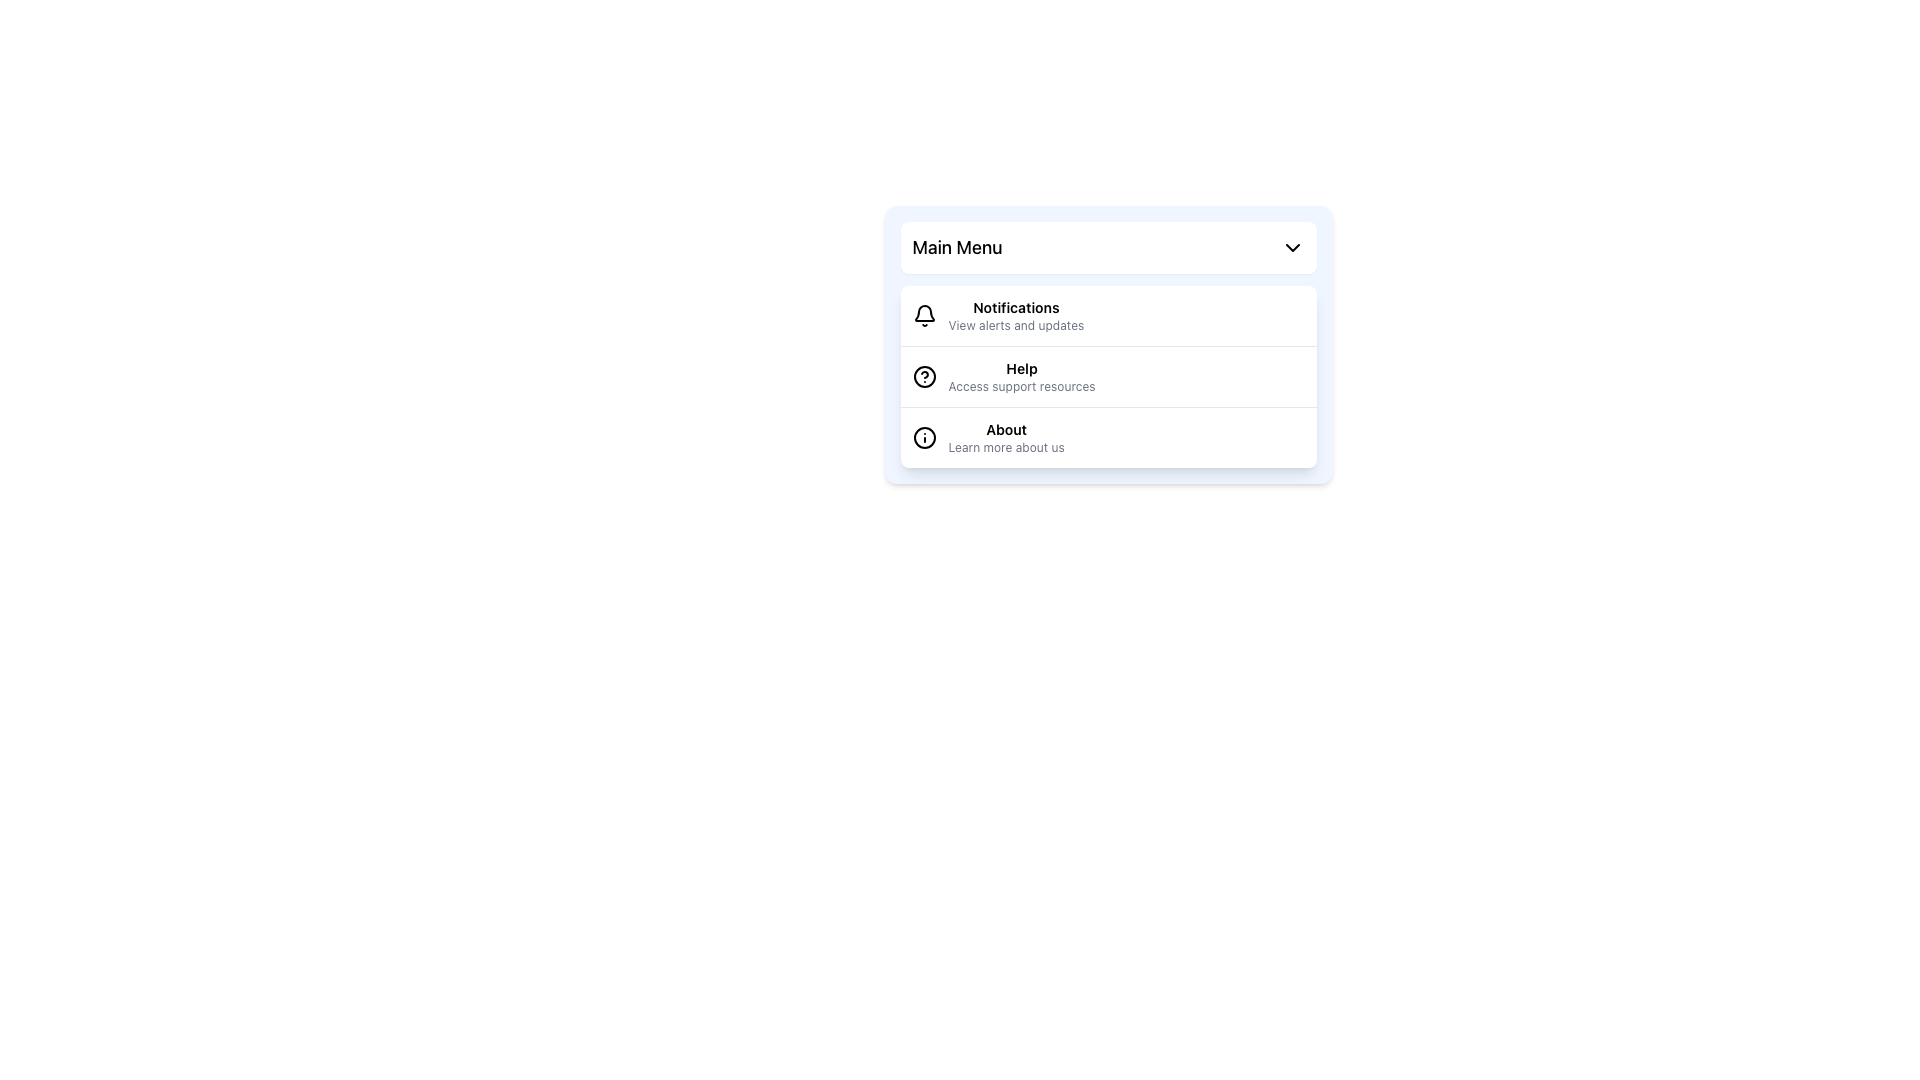 This screenshot has height=1080, width=1920. What do you see at coordinates (1016, 308) in the screenshot?
I see `text label that identifies the option for receiving notifications in the Main Menu, located above 'View alerts and updates'` at bounding box center [1016, 308].